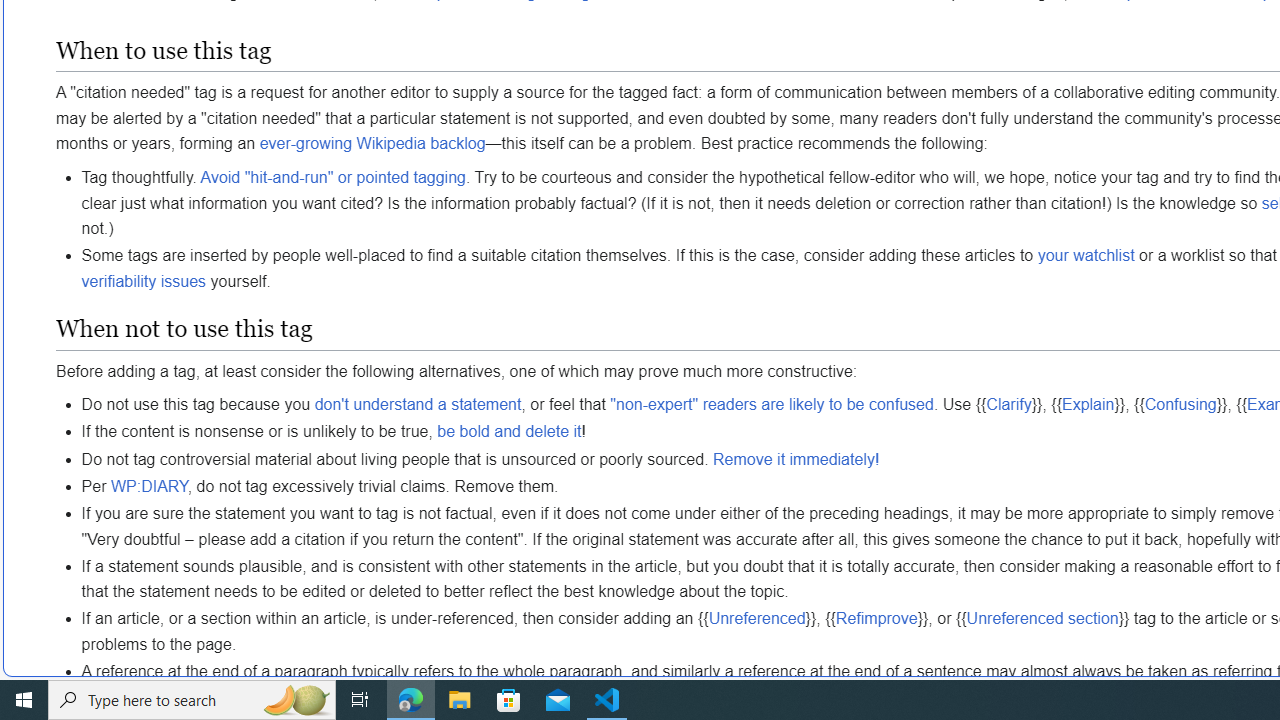  Describe the element at coordinates (143, 281) in the screenshot. I see `'verifiability issues'` at that location.